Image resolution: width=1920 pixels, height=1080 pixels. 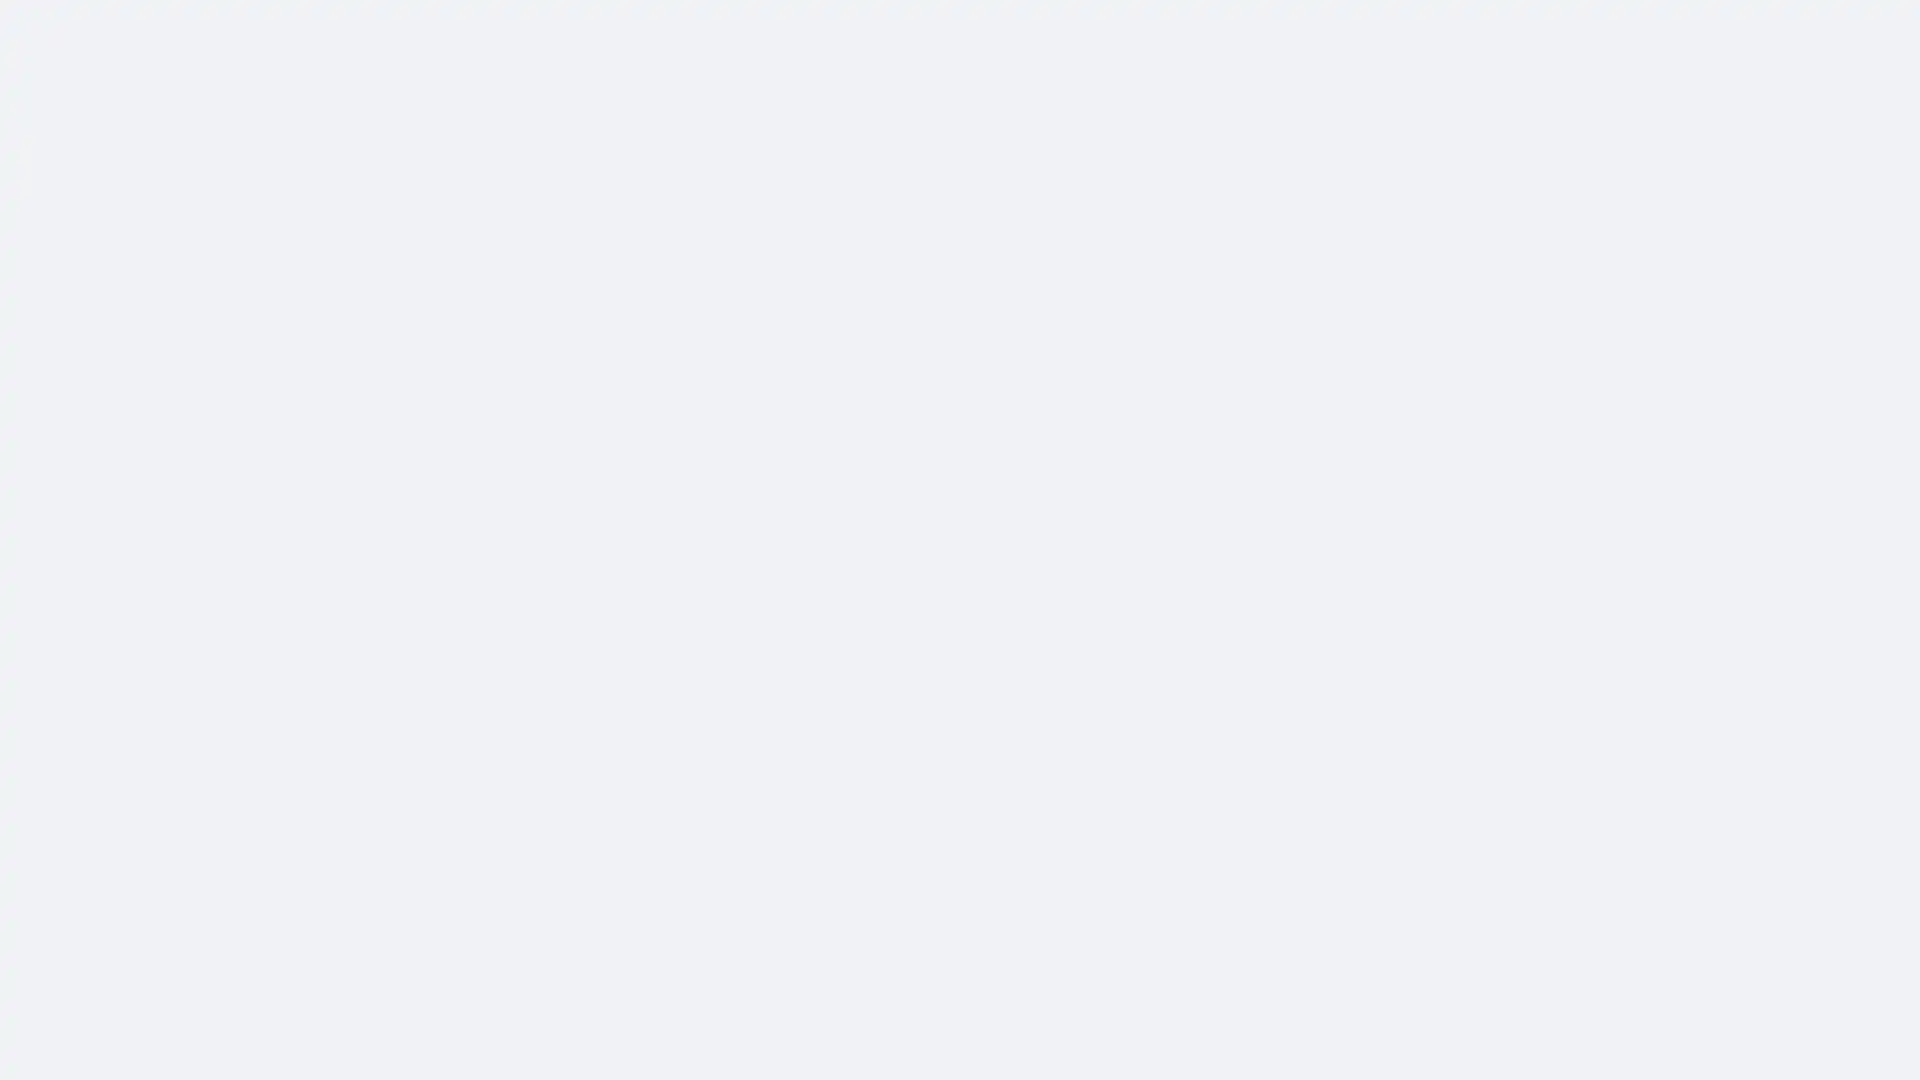 I want to click on Like: 2 people, so click(x=924, y=482).